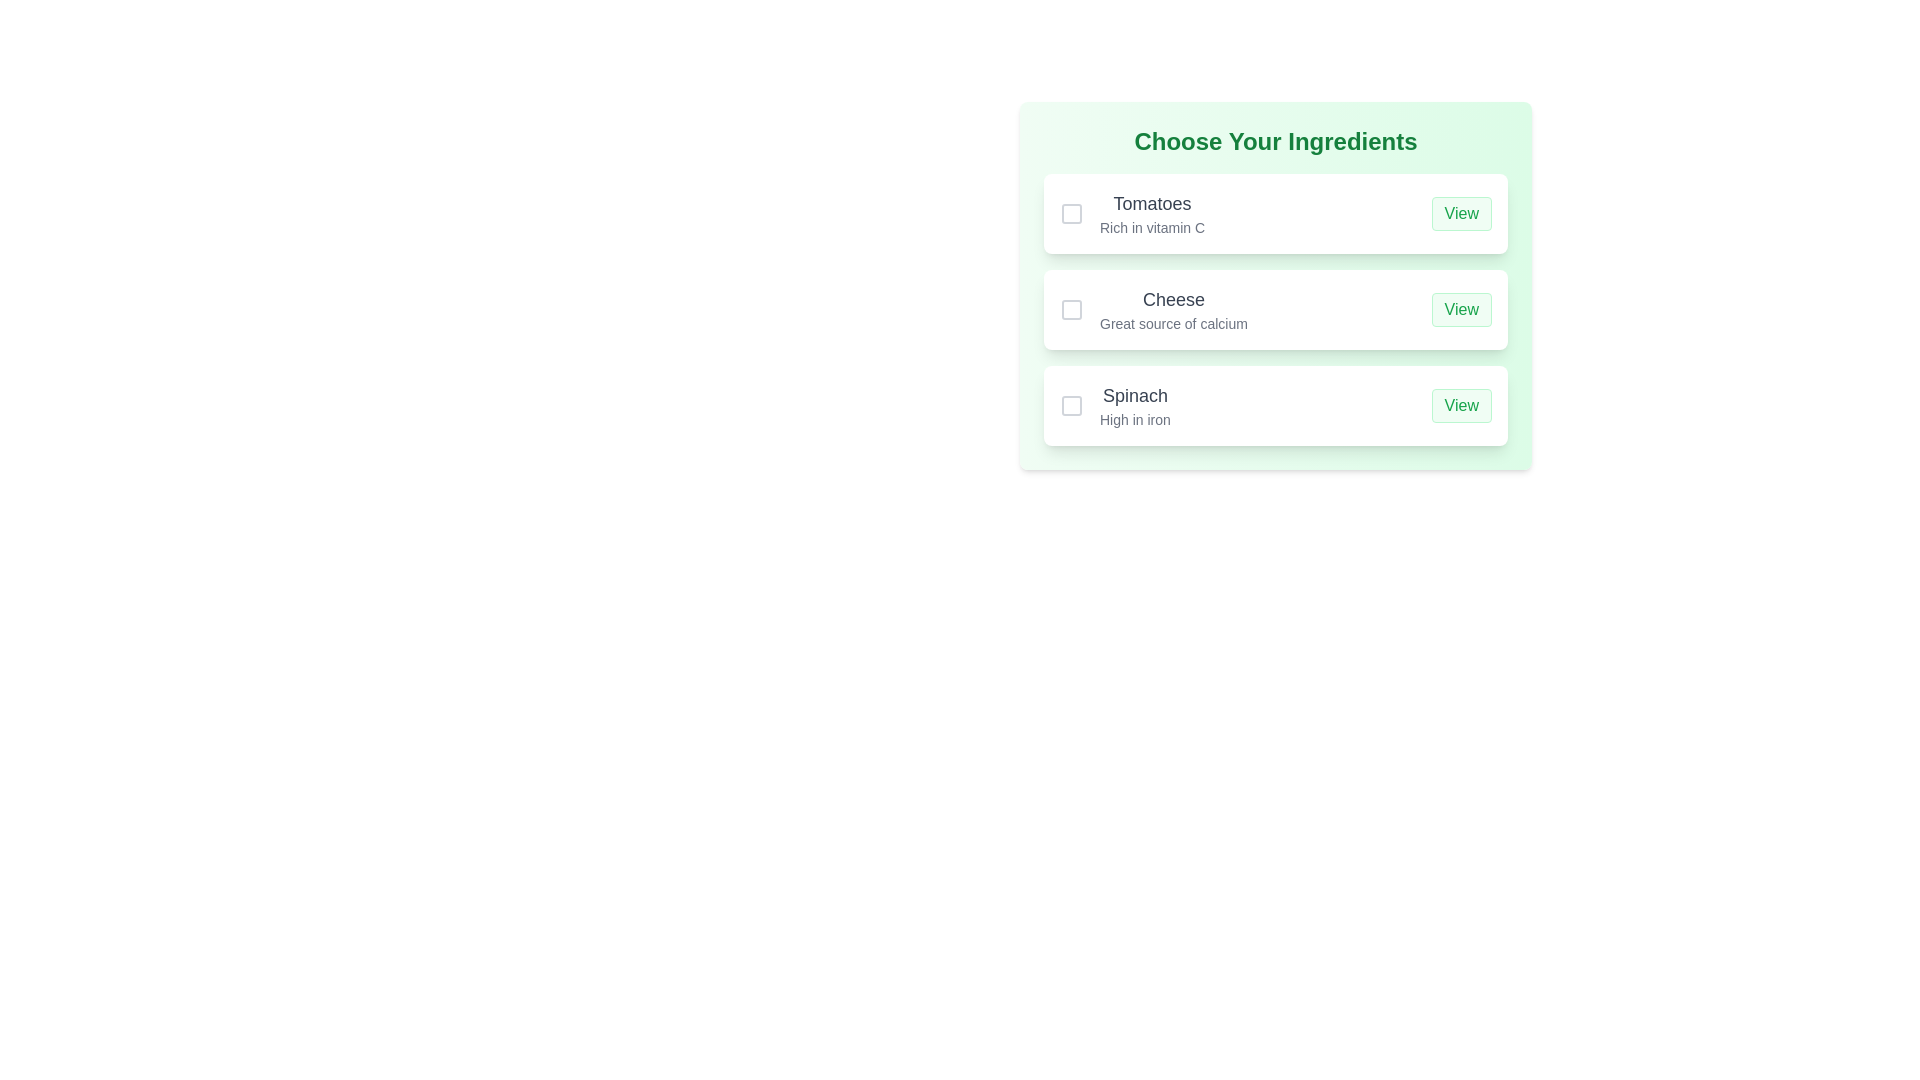 The image size is (1920, 1080). Describe the element at coordinates (1070, 405) in the screenshot. I see `the checkbox located to the left of the 'Spinach' label` at that location.